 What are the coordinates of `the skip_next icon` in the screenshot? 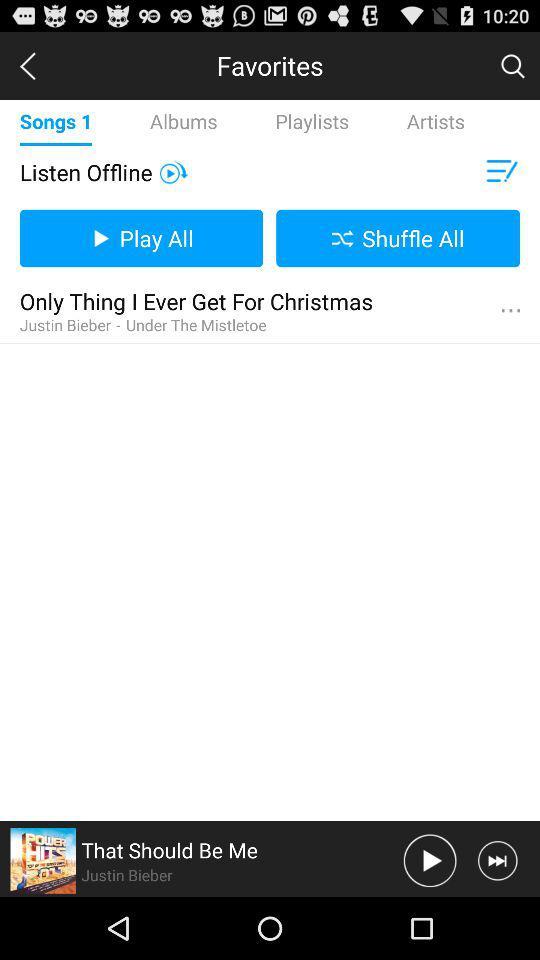 It's located at (496, 921).